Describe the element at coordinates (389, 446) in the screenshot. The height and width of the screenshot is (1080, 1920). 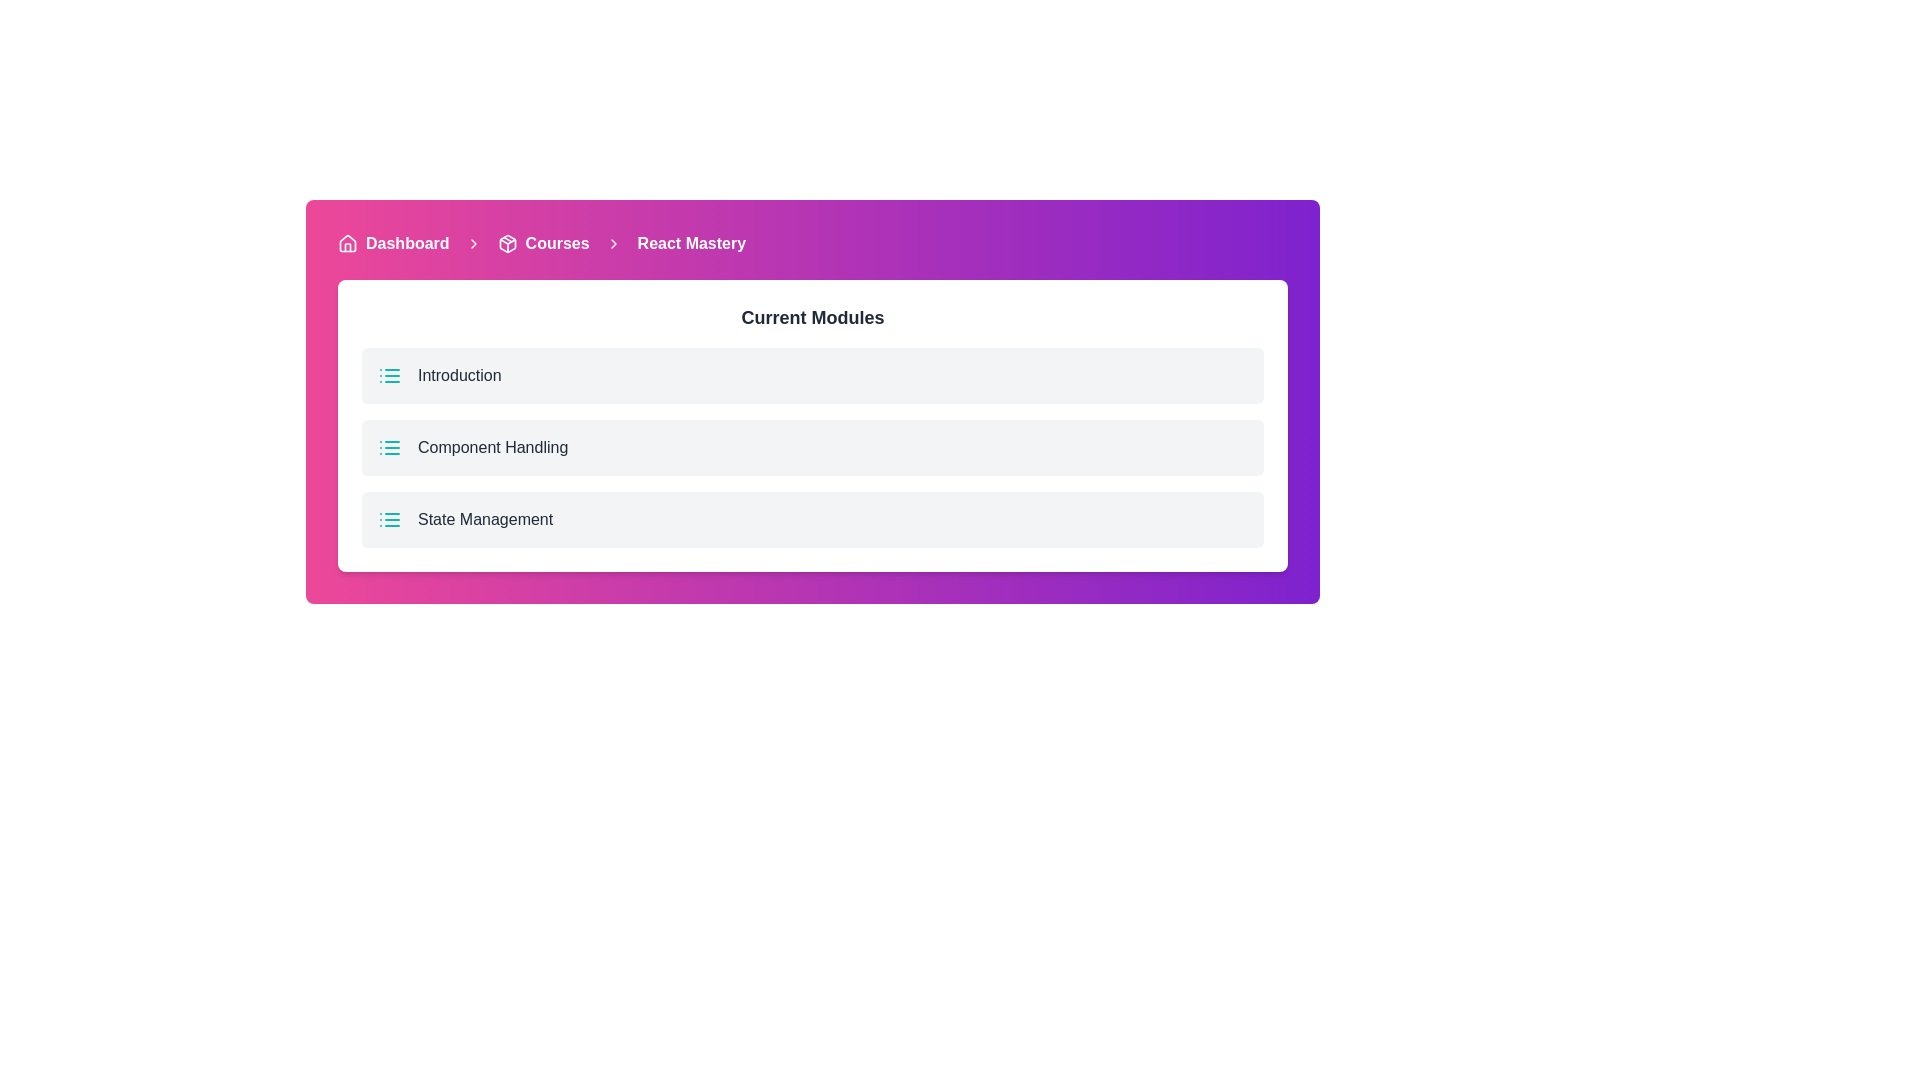
I see `the icon representing a list in the 'Component Handling' module card located in the 'Current Modules' section` at that location.